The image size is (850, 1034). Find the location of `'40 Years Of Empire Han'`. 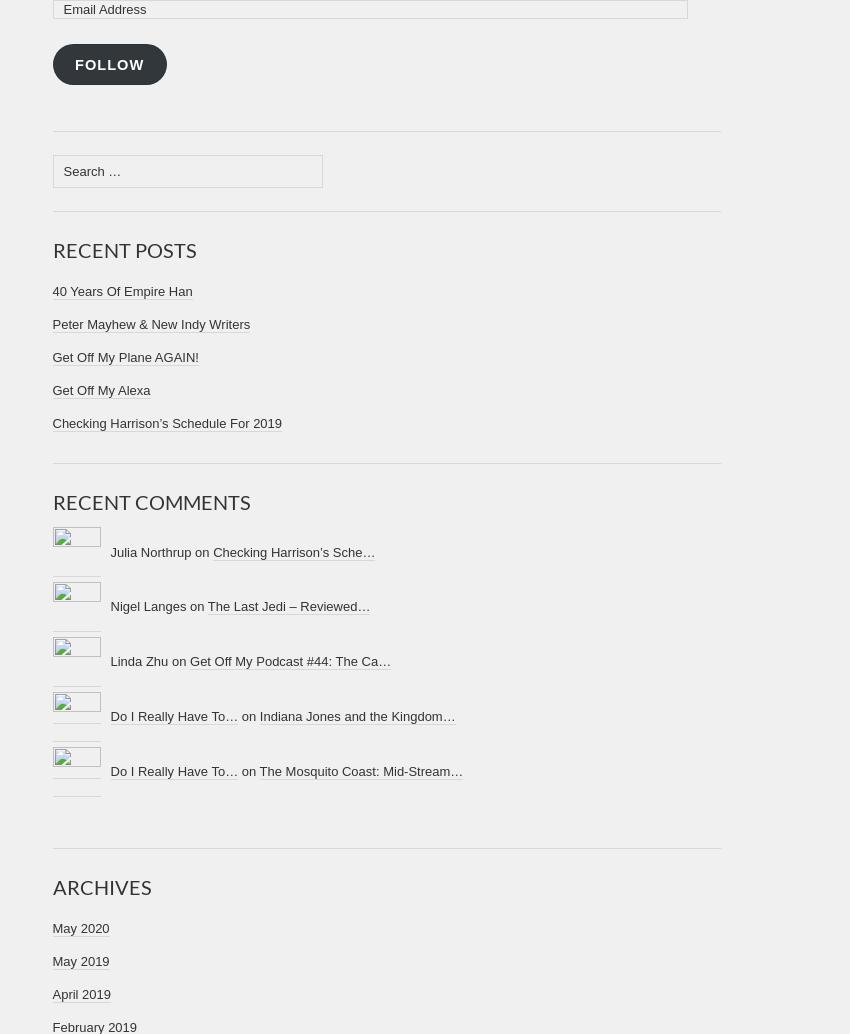

'40 Years Of Empire Han' is located at coordinates (120, 290).